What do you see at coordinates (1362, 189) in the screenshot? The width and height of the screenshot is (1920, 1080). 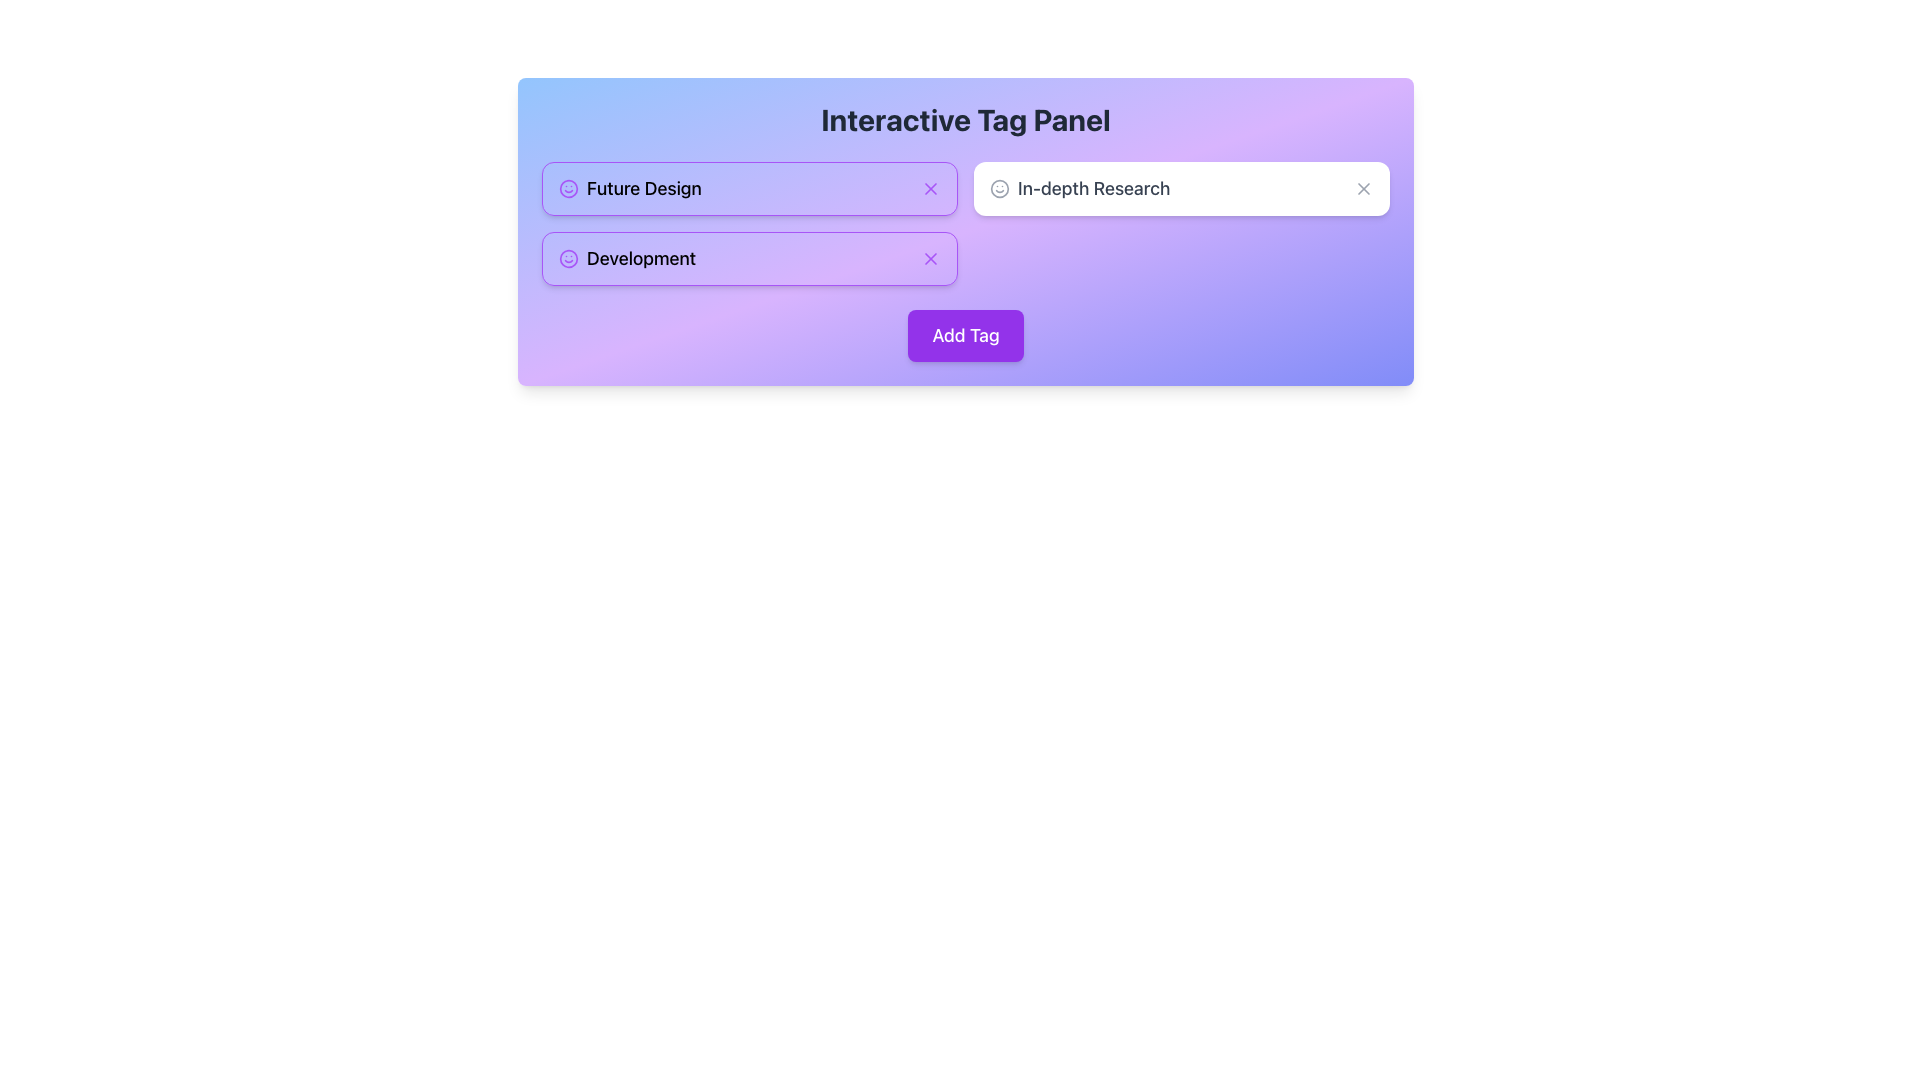 I see `the cross ('X') icon located at the upper right of the purple gradient panel` at bounding box center [1362, 189].